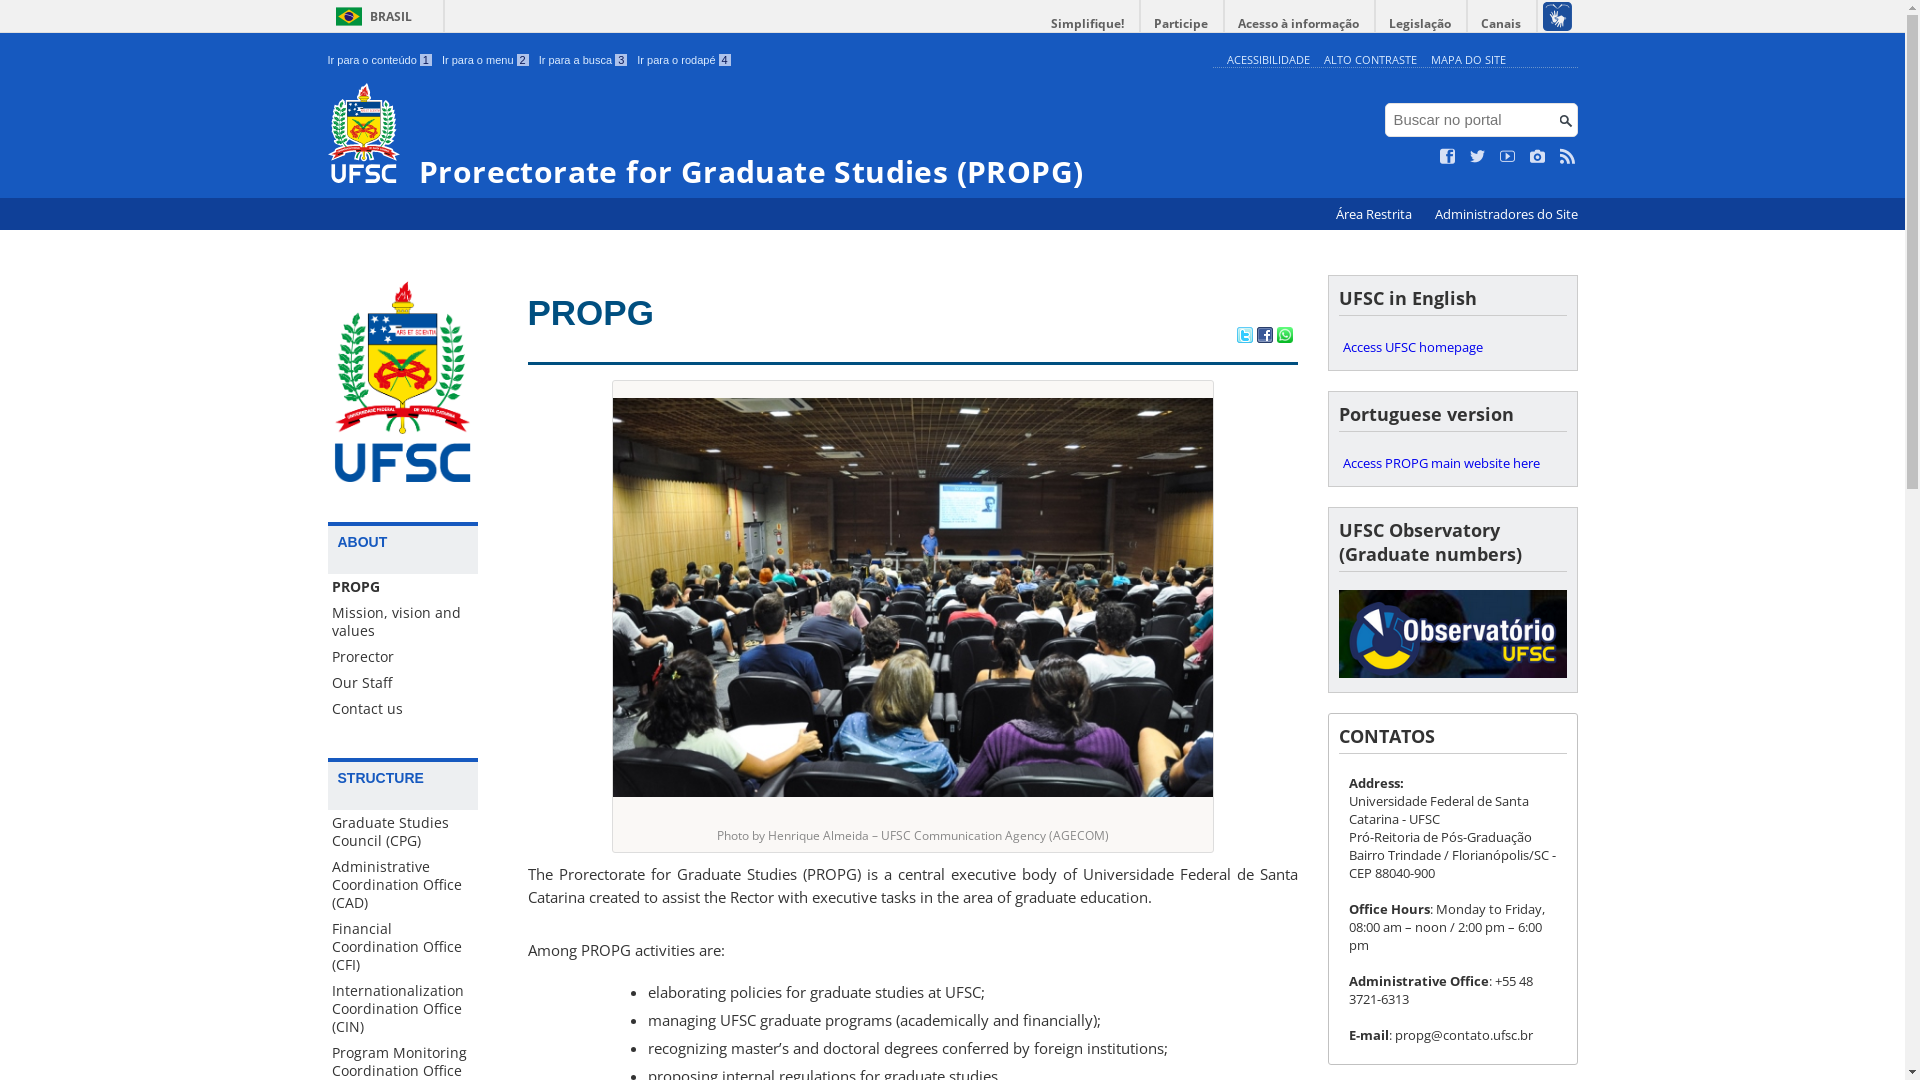  What do you see at coordinates (1505, 214) in the screenshot?
I see `'Administradores do Site'` at bounding box center [1505, 214].